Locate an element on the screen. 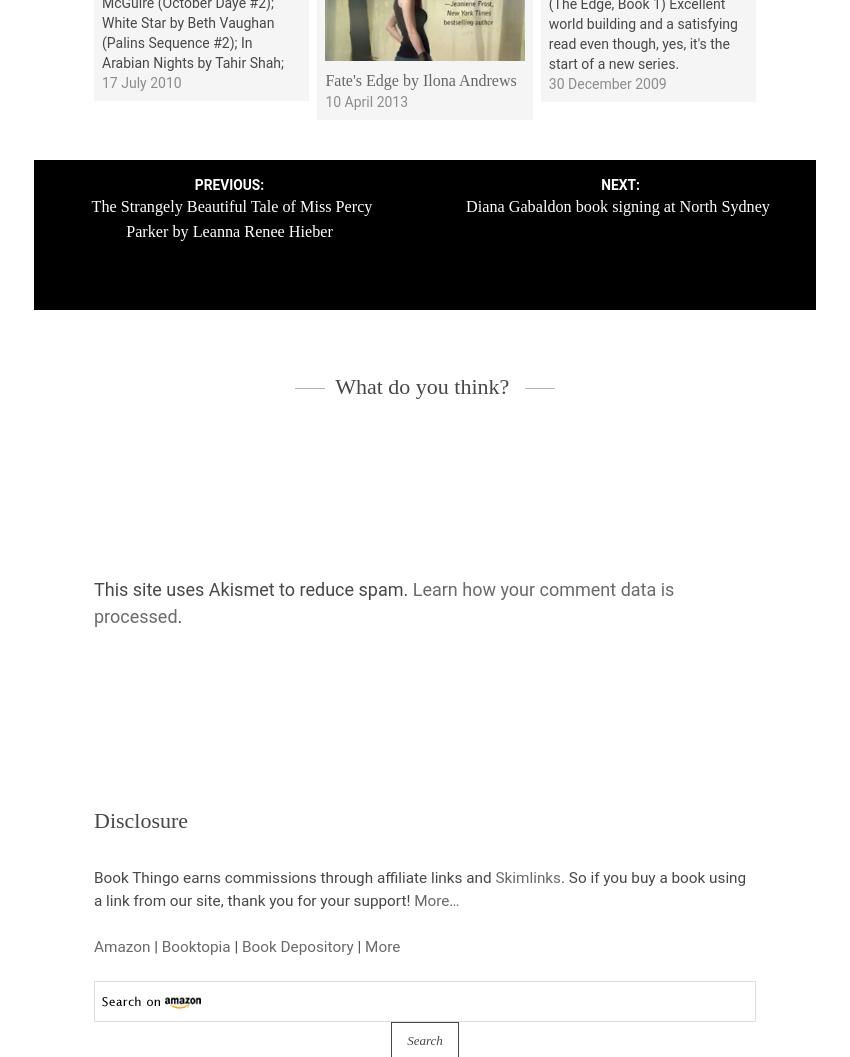 The height and width of the screenshot is (1057, 850). 'Disclosure' is located at coordinates (141, 819).